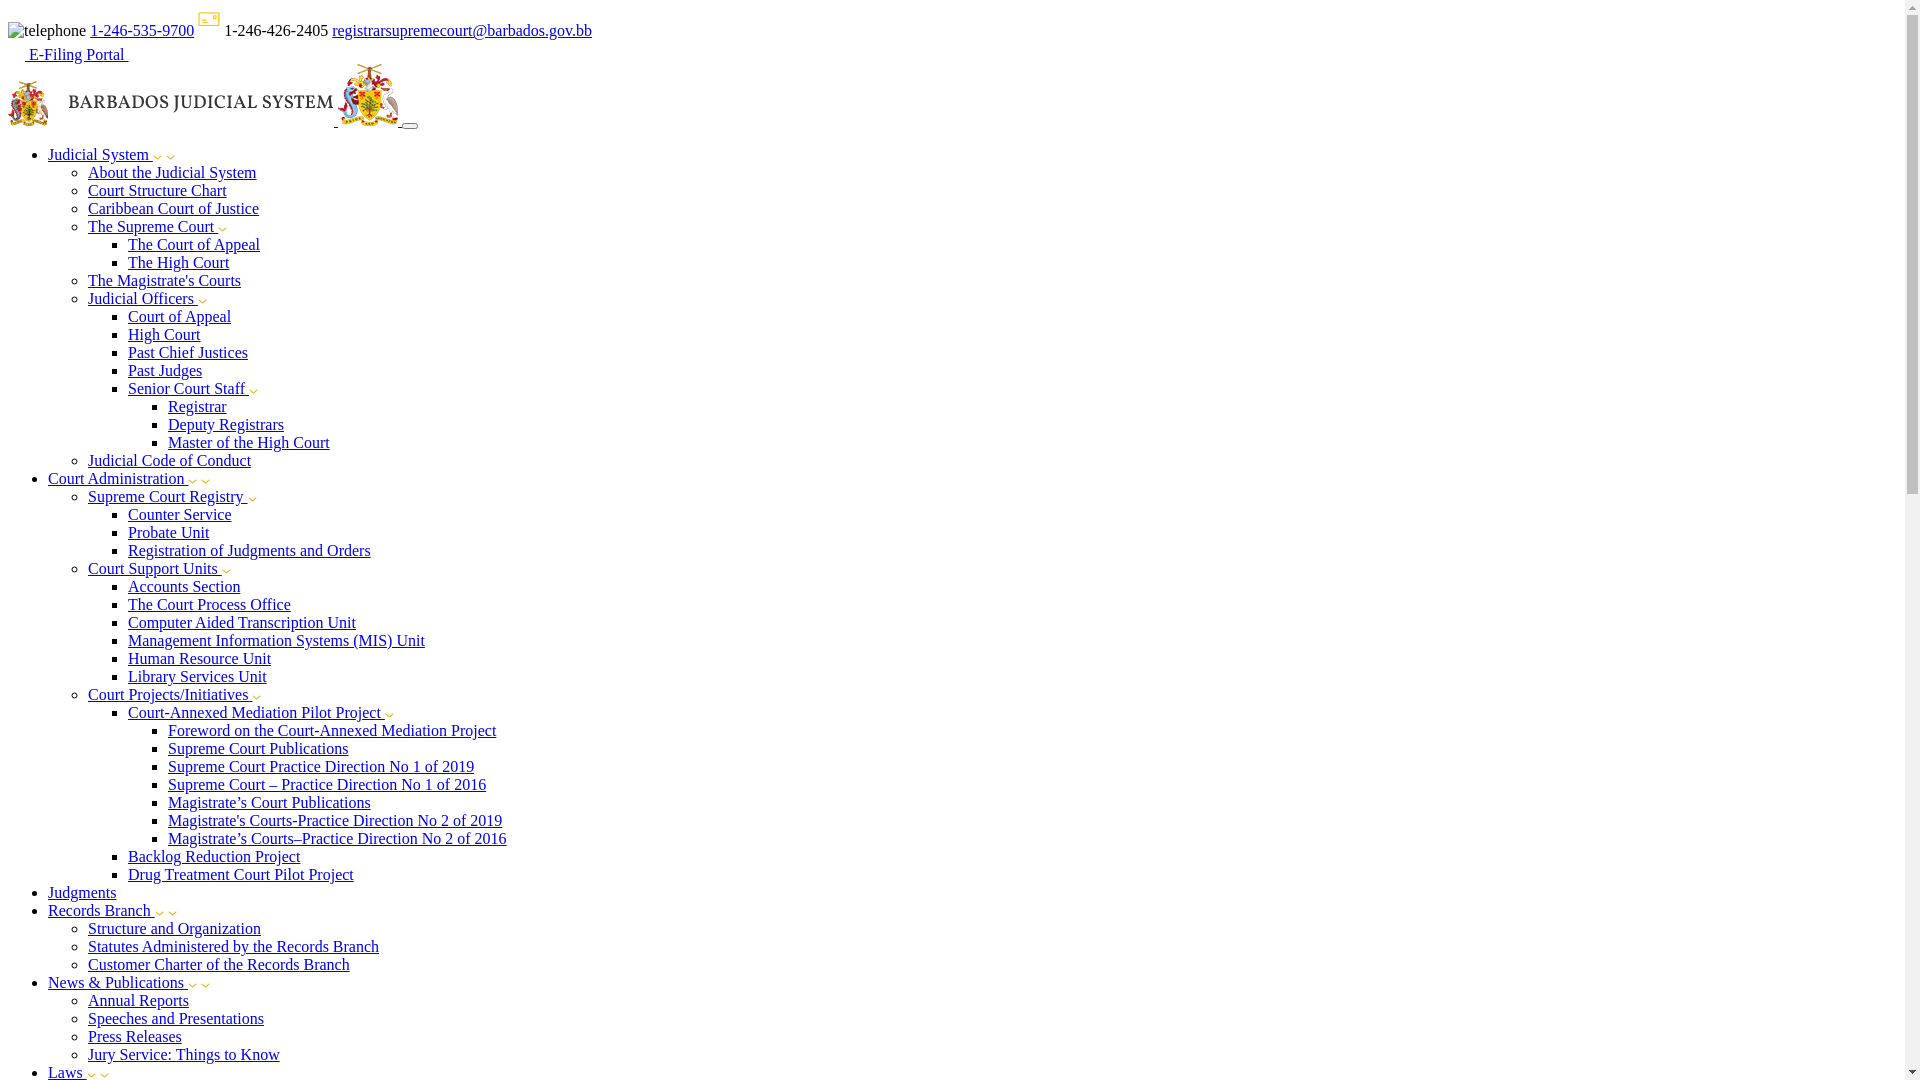 The image size is (1920, 1080). I want to click on 'Judicial System', so click(48, 153).